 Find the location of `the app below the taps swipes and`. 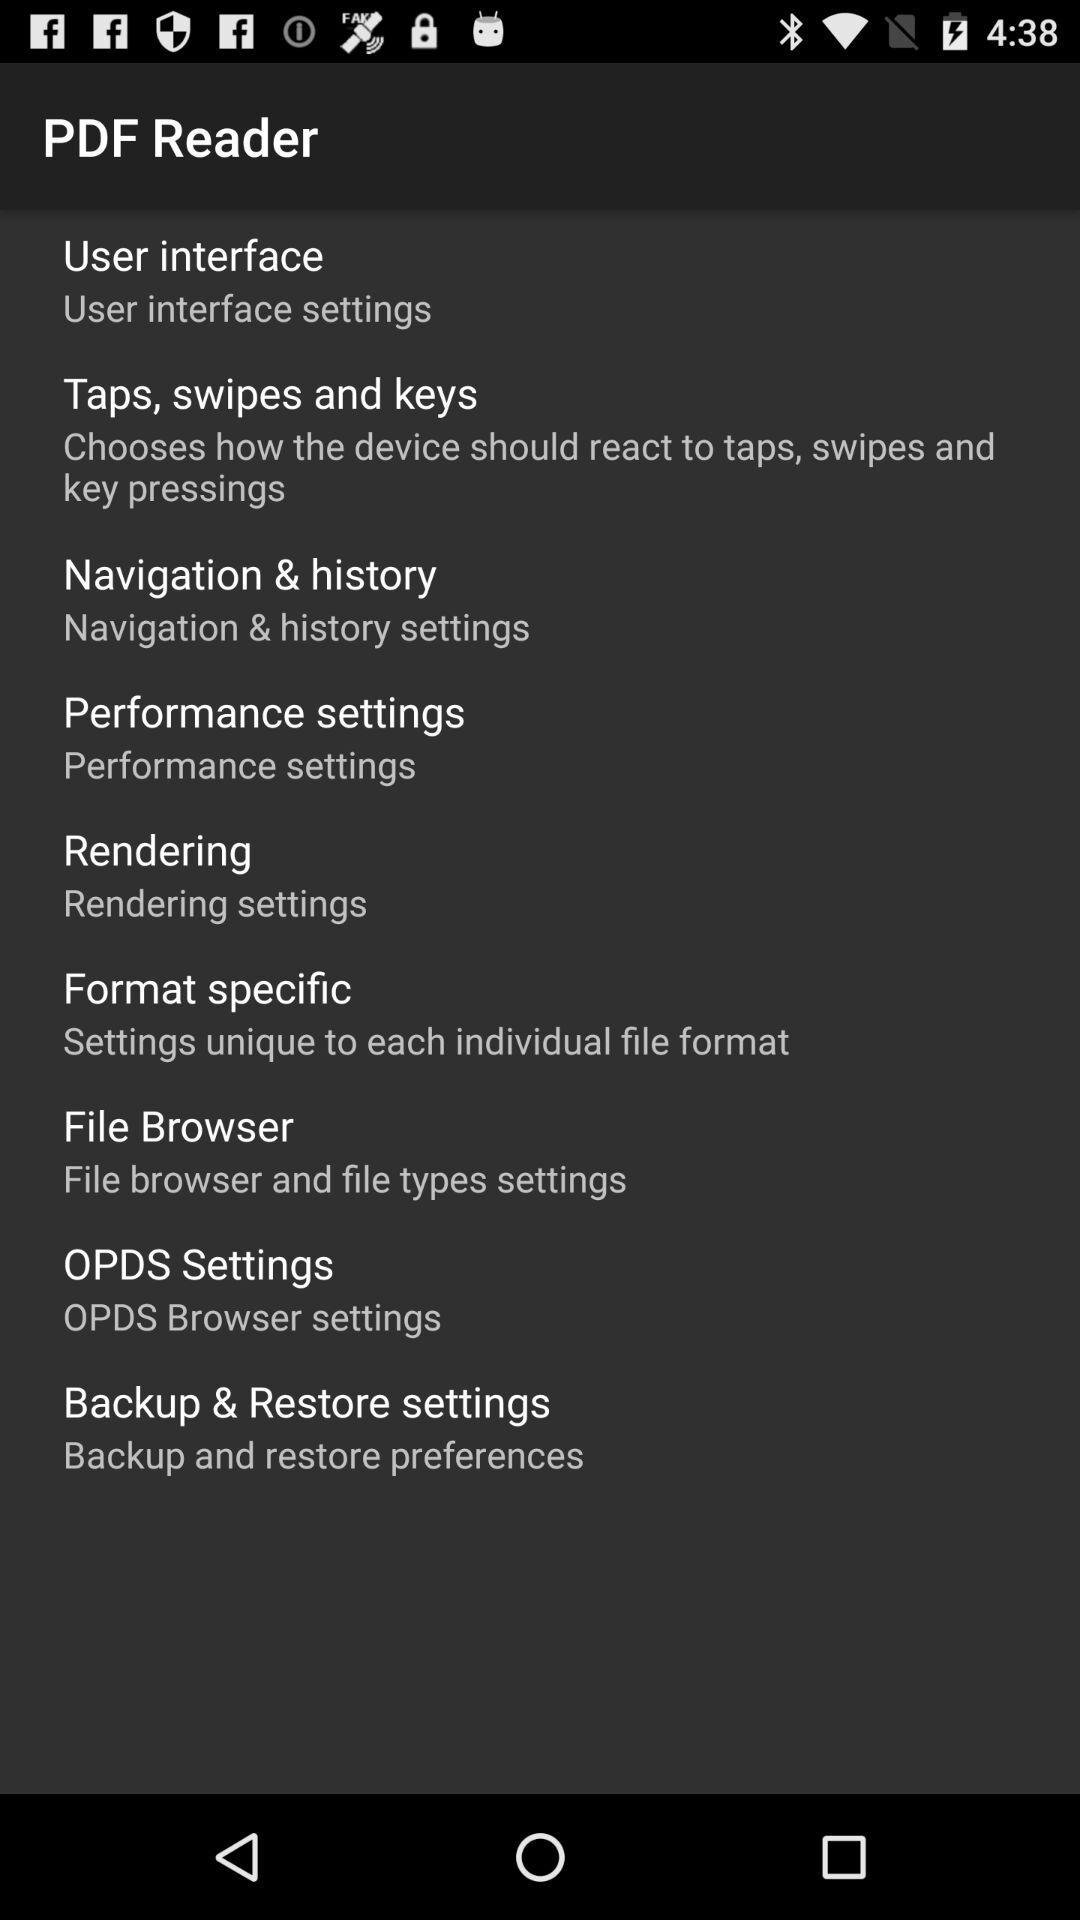

the app below the taps swipes and is located at coordinates (550, 465).